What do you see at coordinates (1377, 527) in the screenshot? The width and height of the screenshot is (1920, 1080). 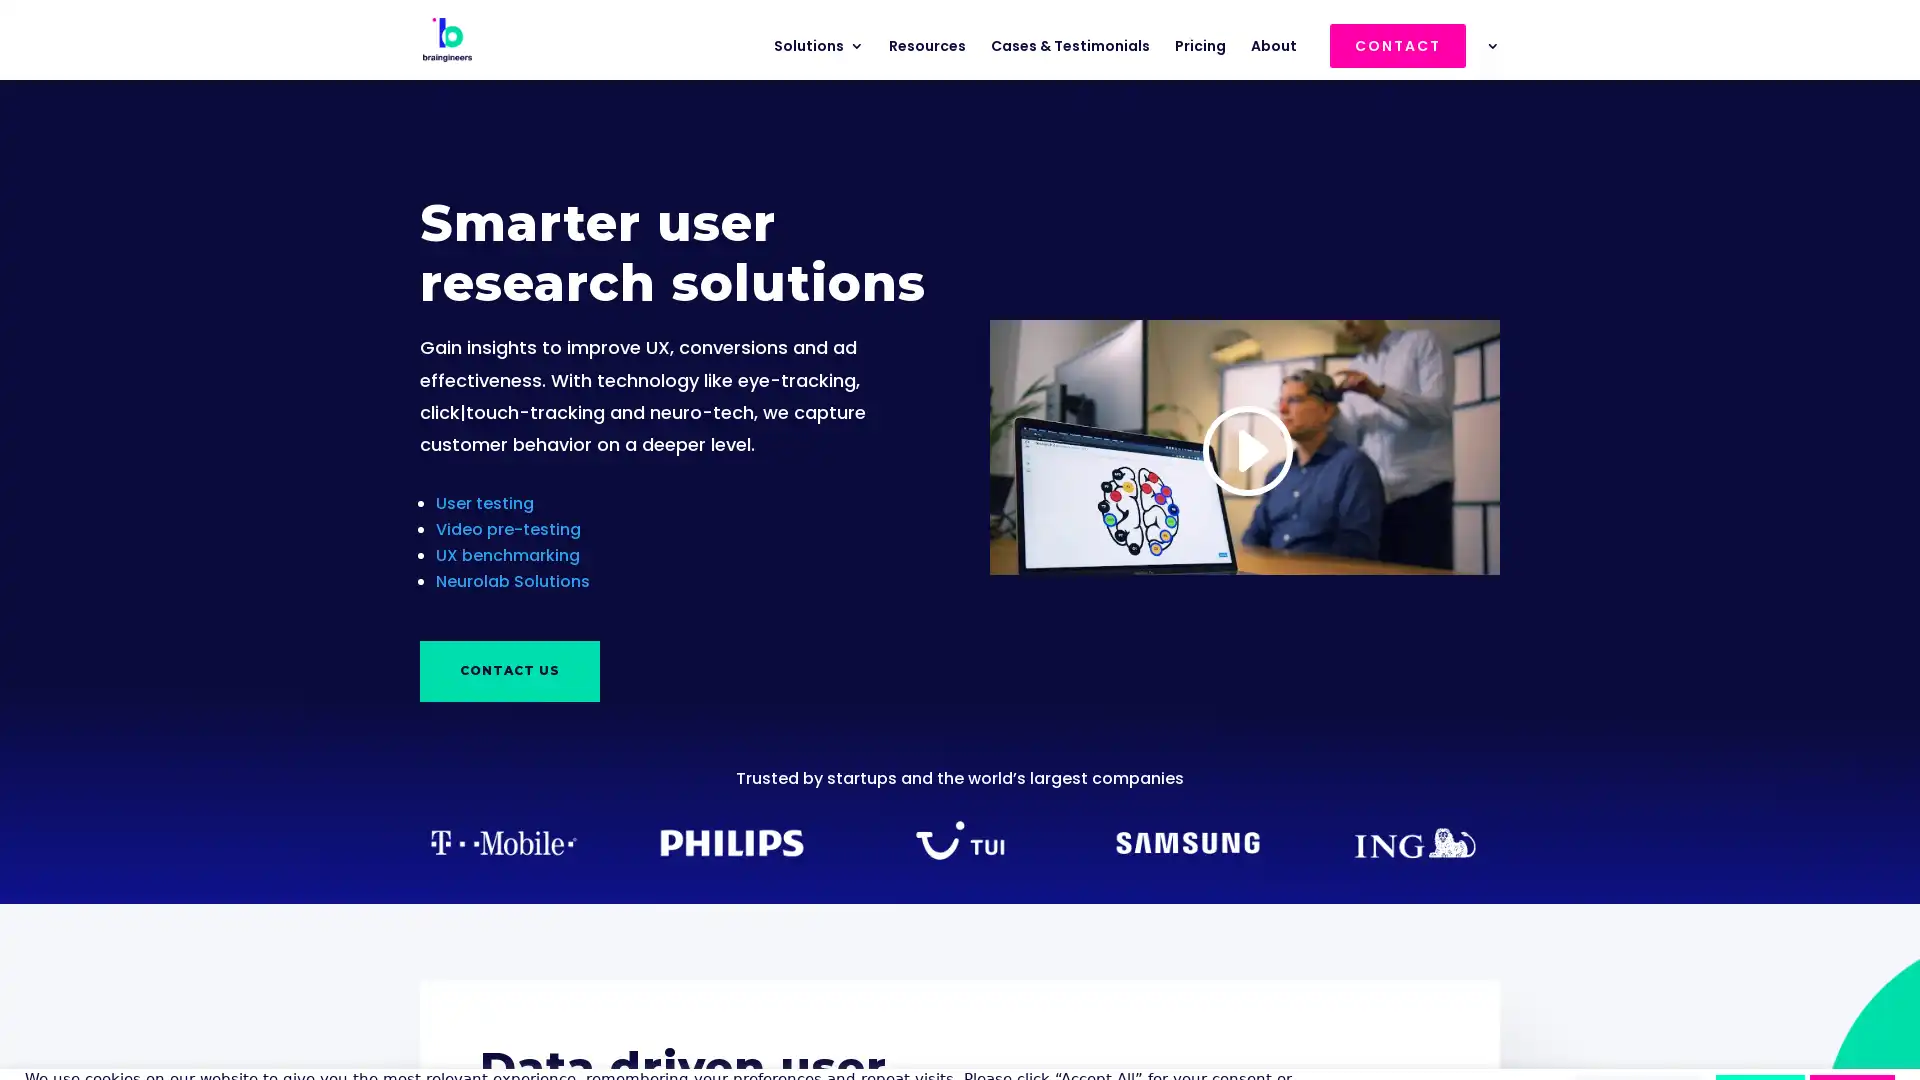 I see `mute` at bounding box center [1377, 527].